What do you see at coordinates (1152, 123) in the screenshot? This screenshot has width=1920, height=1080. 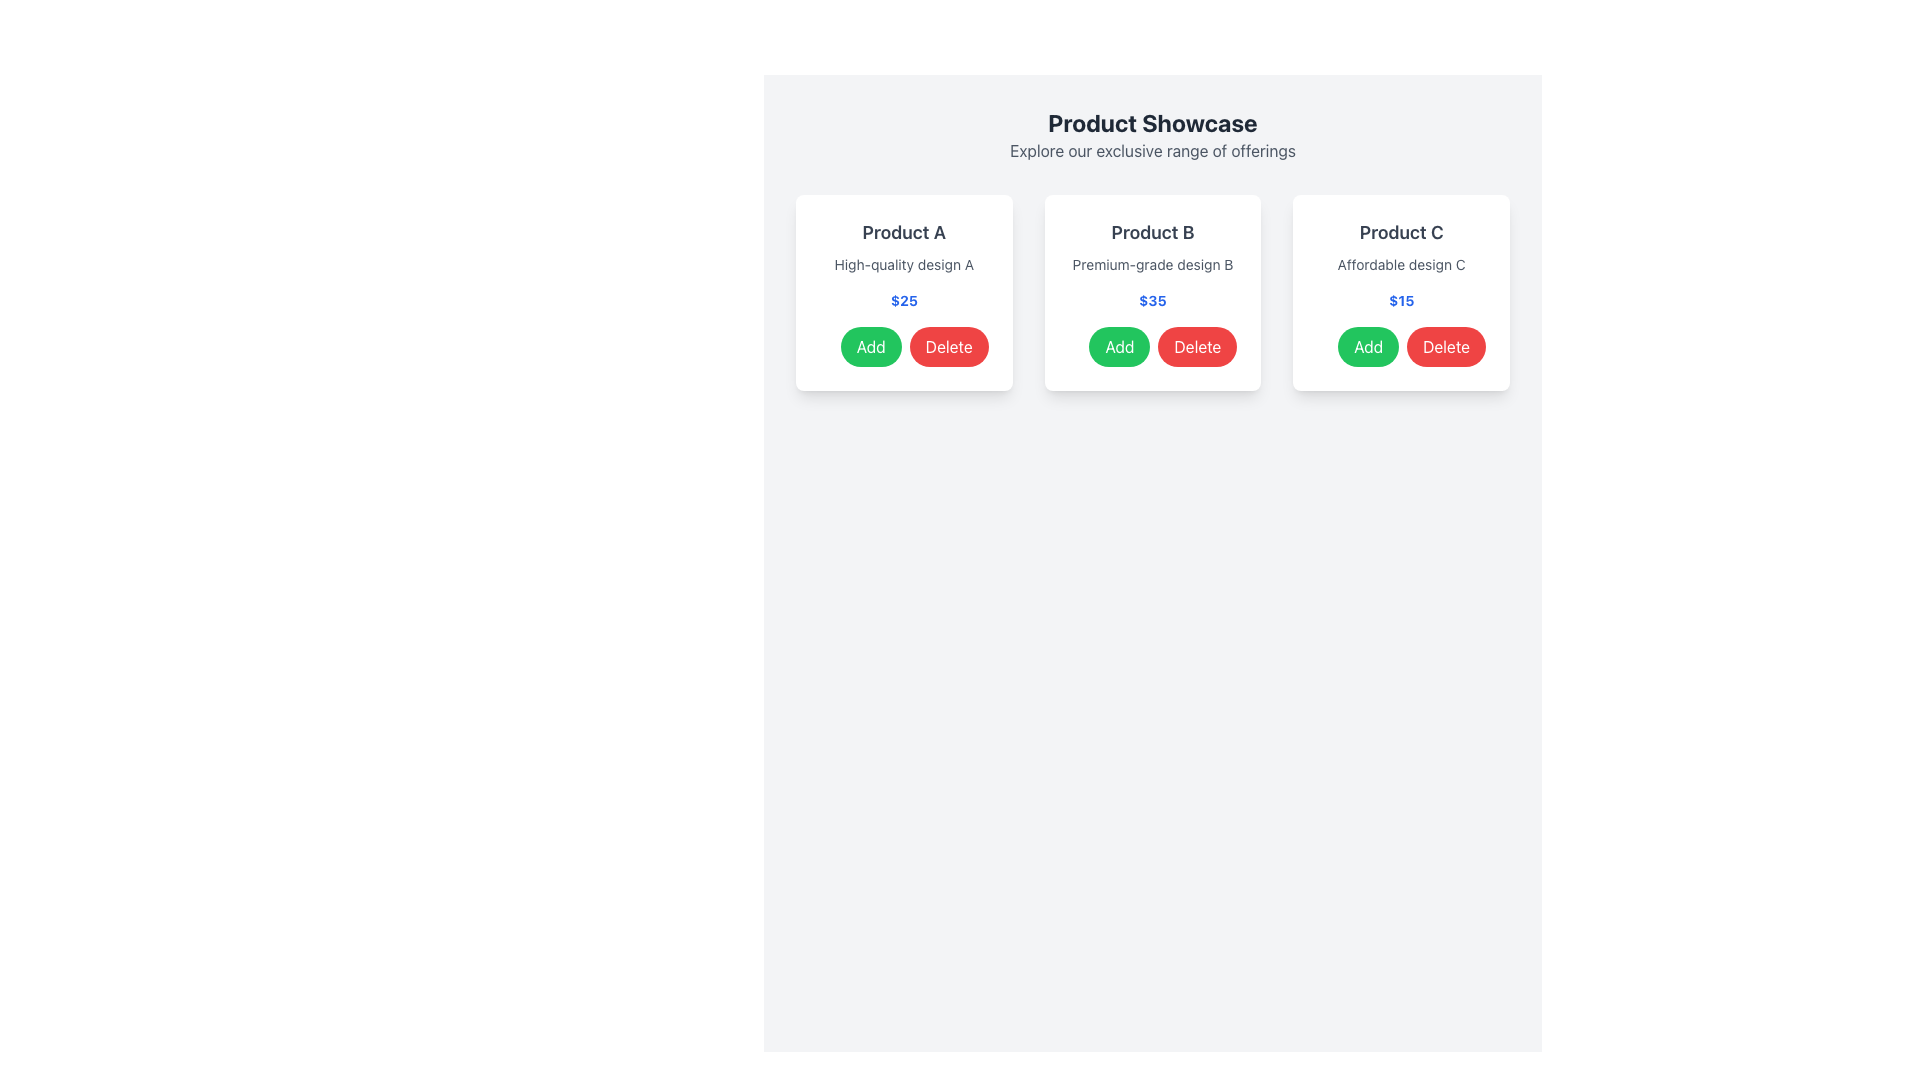 I see `the prominently styled text header that reads 'Product Showcase'` at bounding box center [1152, 123].